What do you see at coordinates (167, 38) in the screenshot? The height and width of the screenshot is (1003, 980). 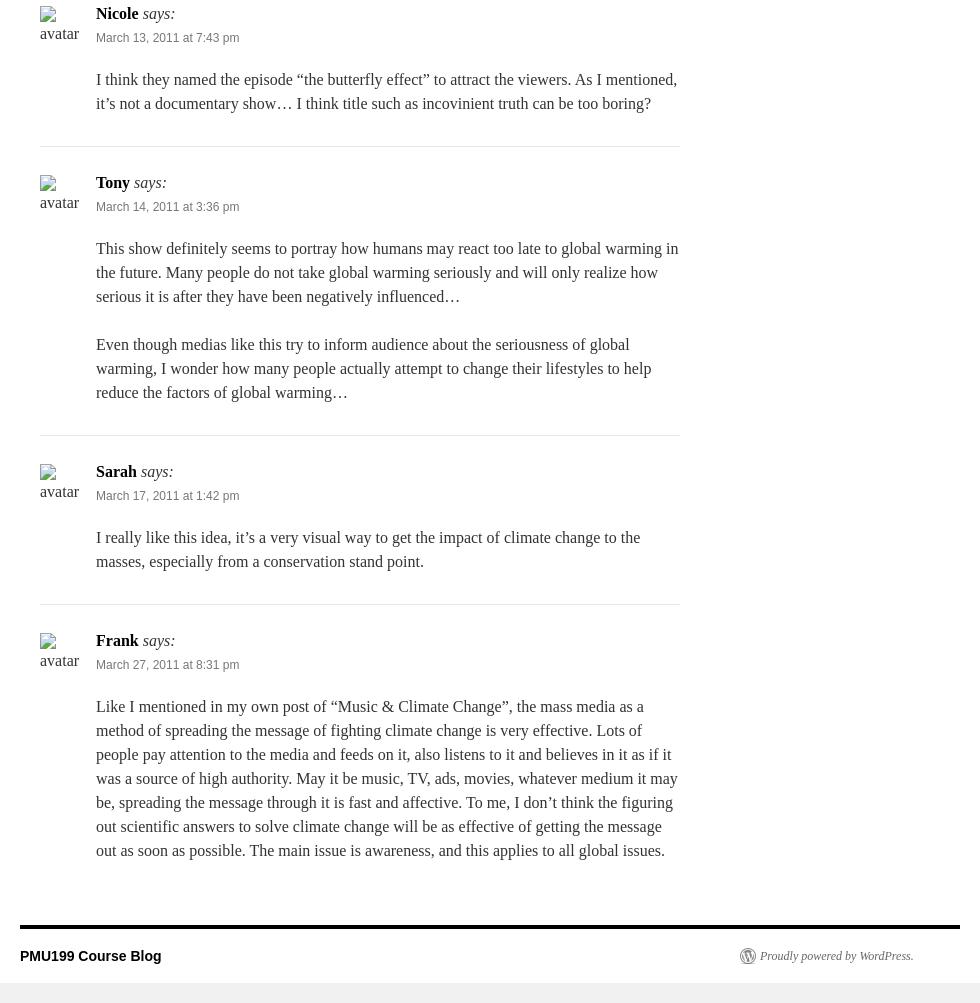 I see `'March 13, 2011 at 7:43 pm'` at bounding box center [167, 38].